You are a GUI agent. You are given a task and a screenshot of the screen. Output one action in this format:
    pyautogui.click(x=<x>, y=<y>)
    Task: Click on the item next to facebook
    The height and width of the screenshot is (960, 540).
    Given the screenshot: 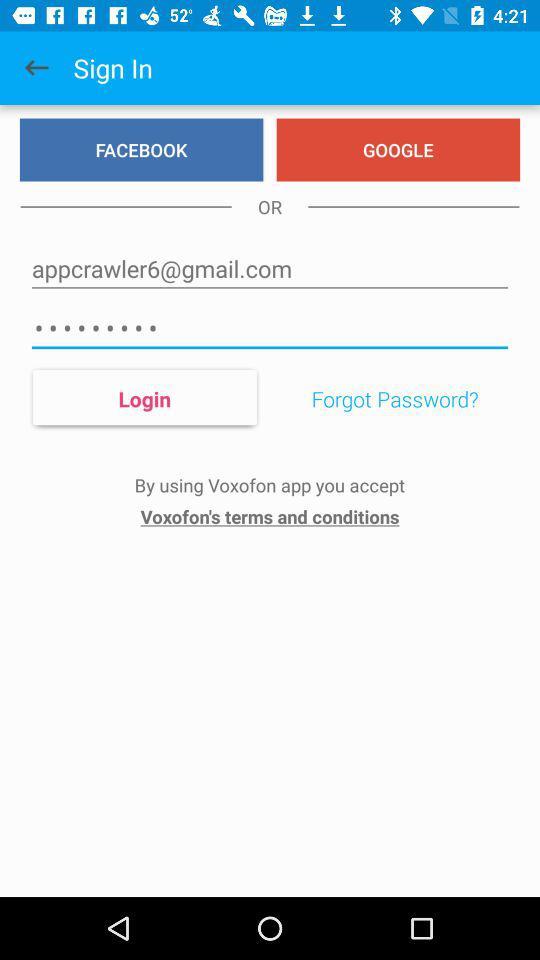 What is the action you would take?
    pyautogui.click(x=398, y=149)
    